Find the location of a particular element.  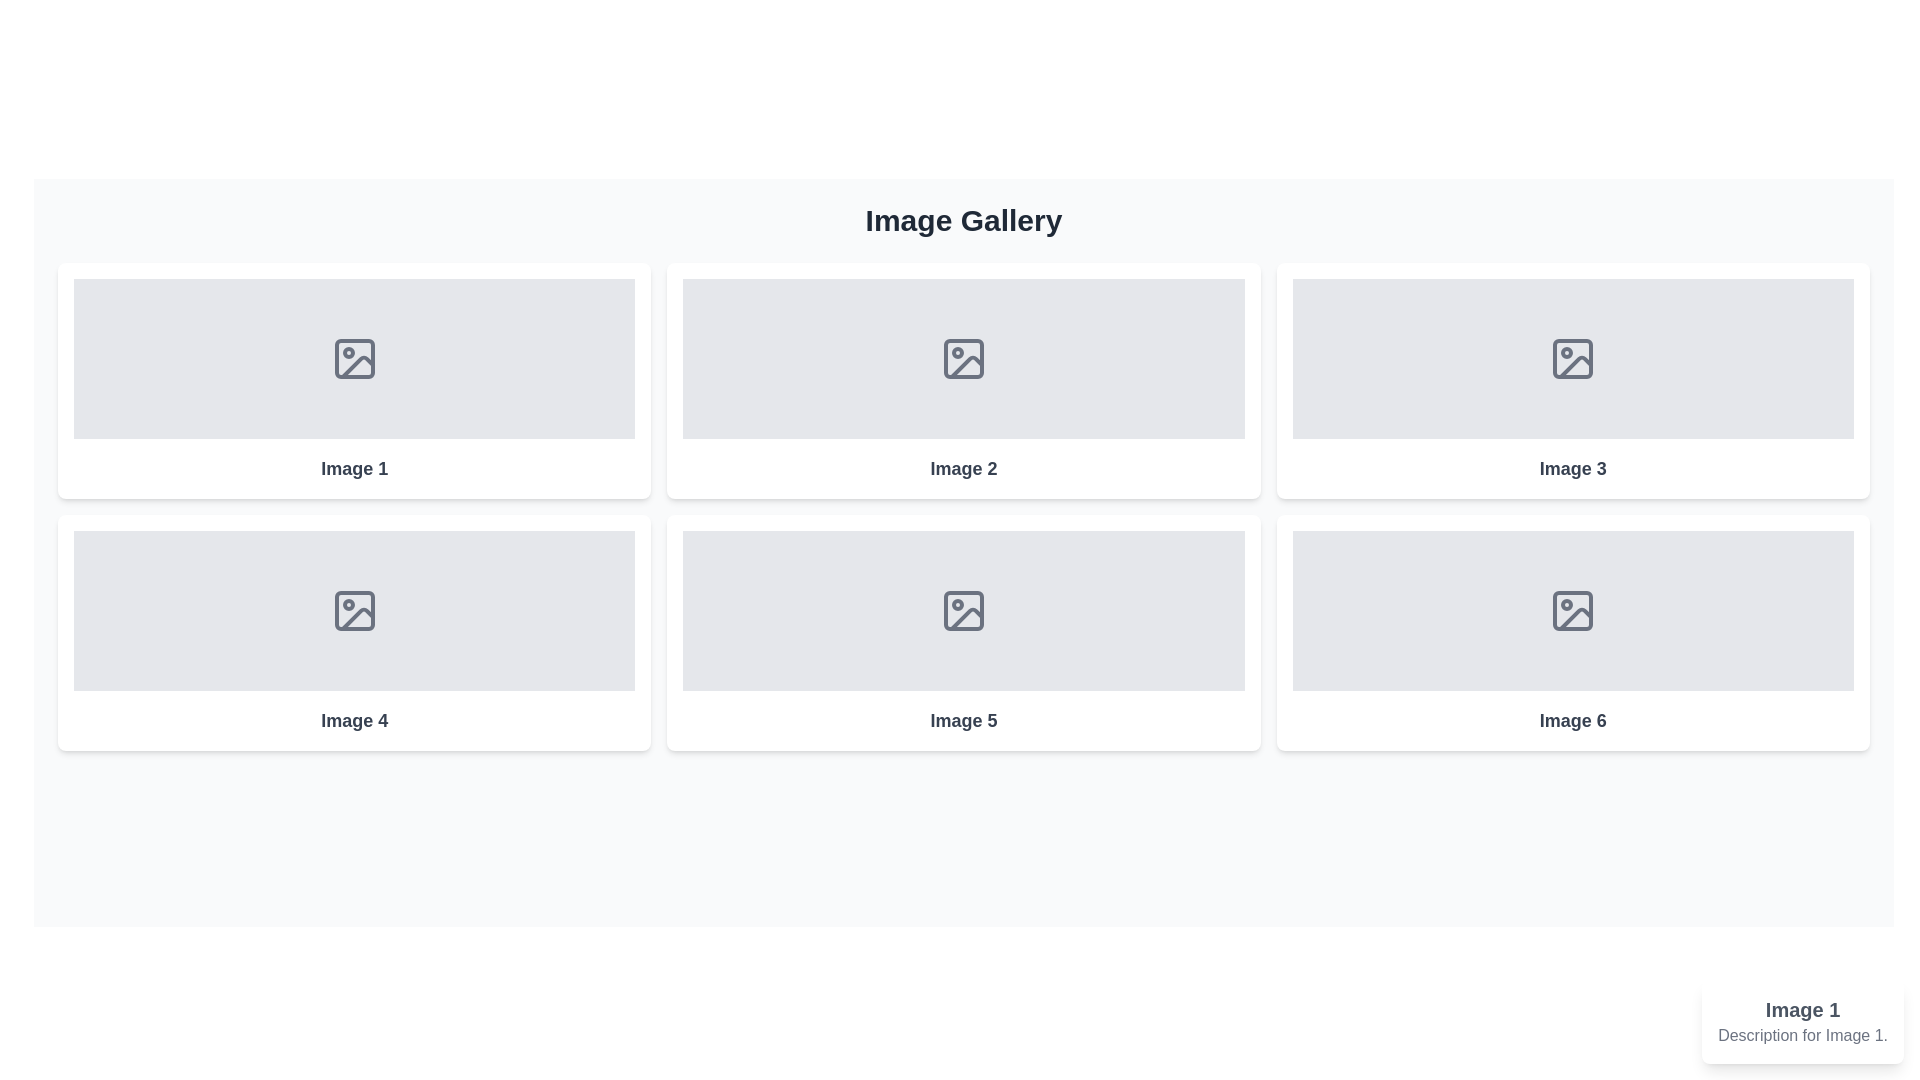

the icon styled as an image placeholder, which is a line-drawn image frame with a circle and a diagonal line, located in the lower row, second column of a 2x3 grid layout is located at coordinates (964, 609).